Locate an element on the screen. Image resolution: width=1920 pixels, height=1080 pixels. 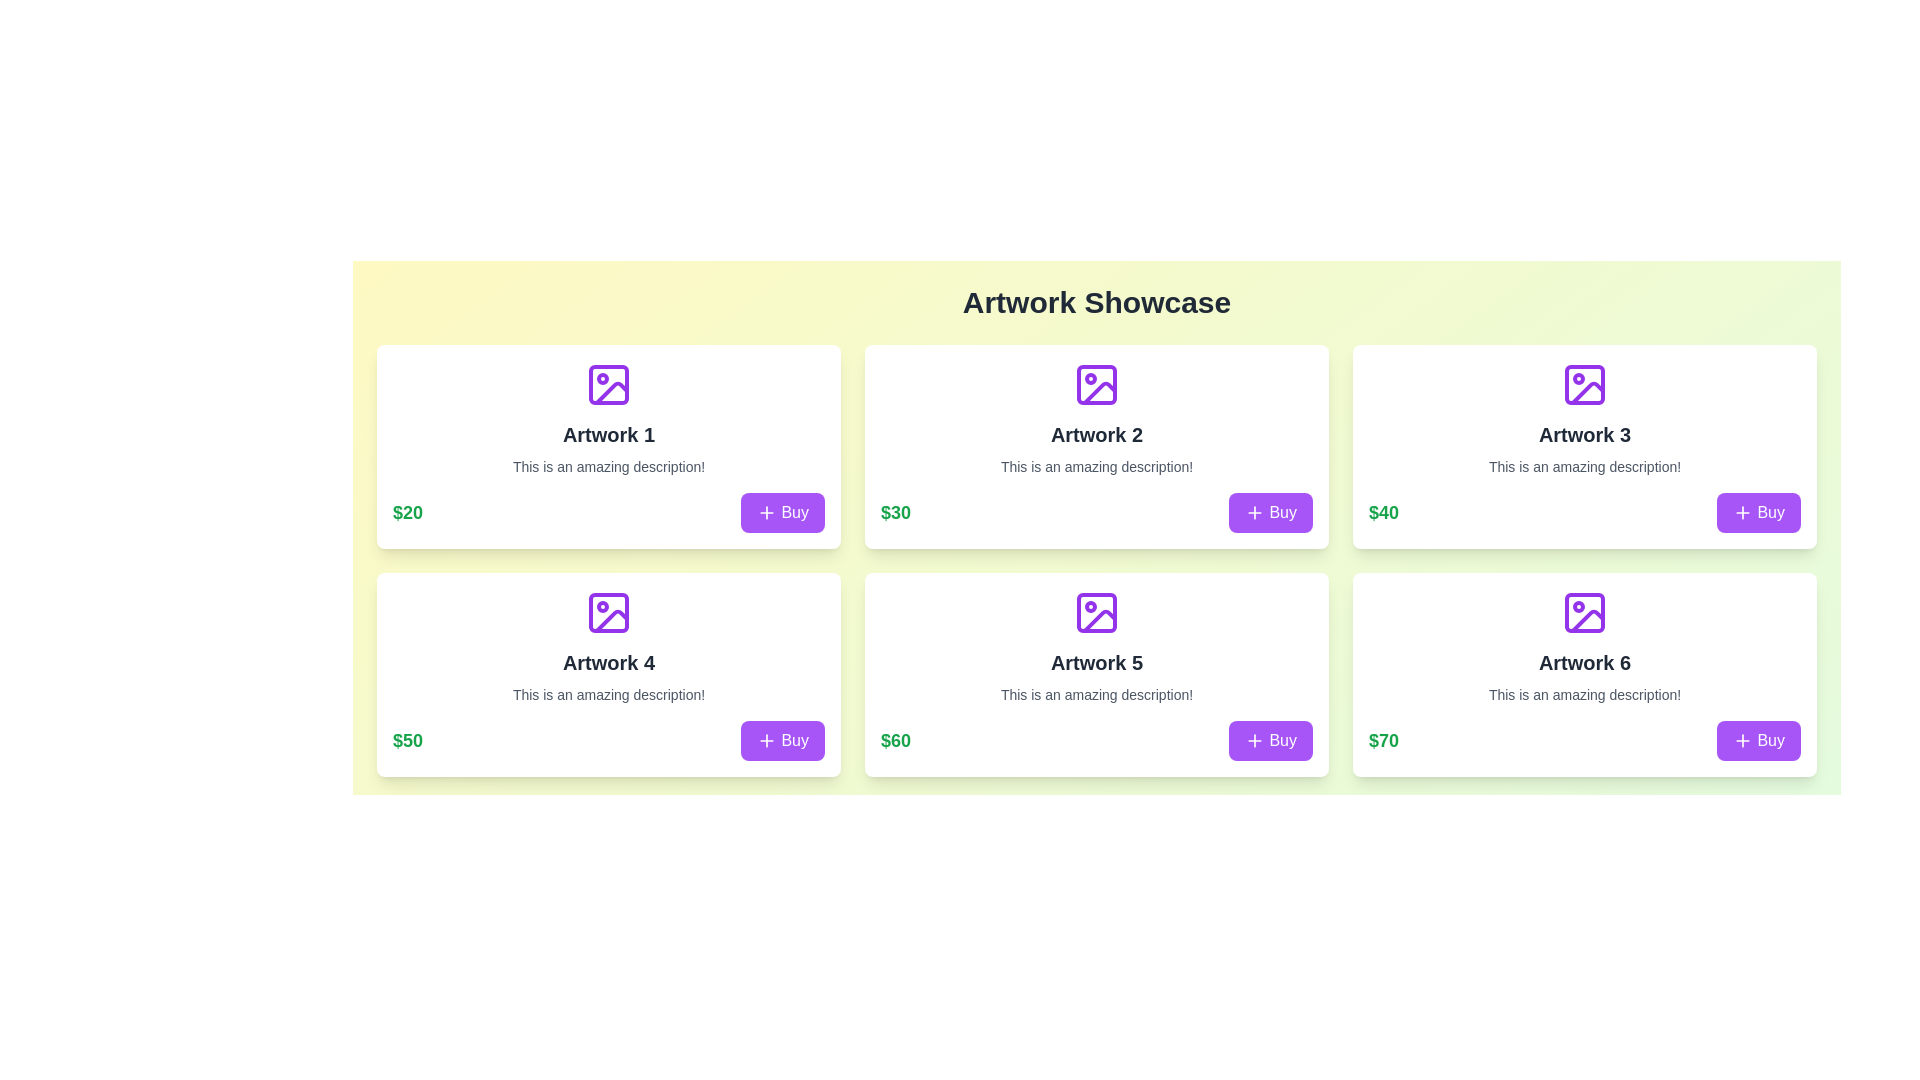
the text label inside the purple button for 'Artwork 4' is located at coordinates (794, 740).